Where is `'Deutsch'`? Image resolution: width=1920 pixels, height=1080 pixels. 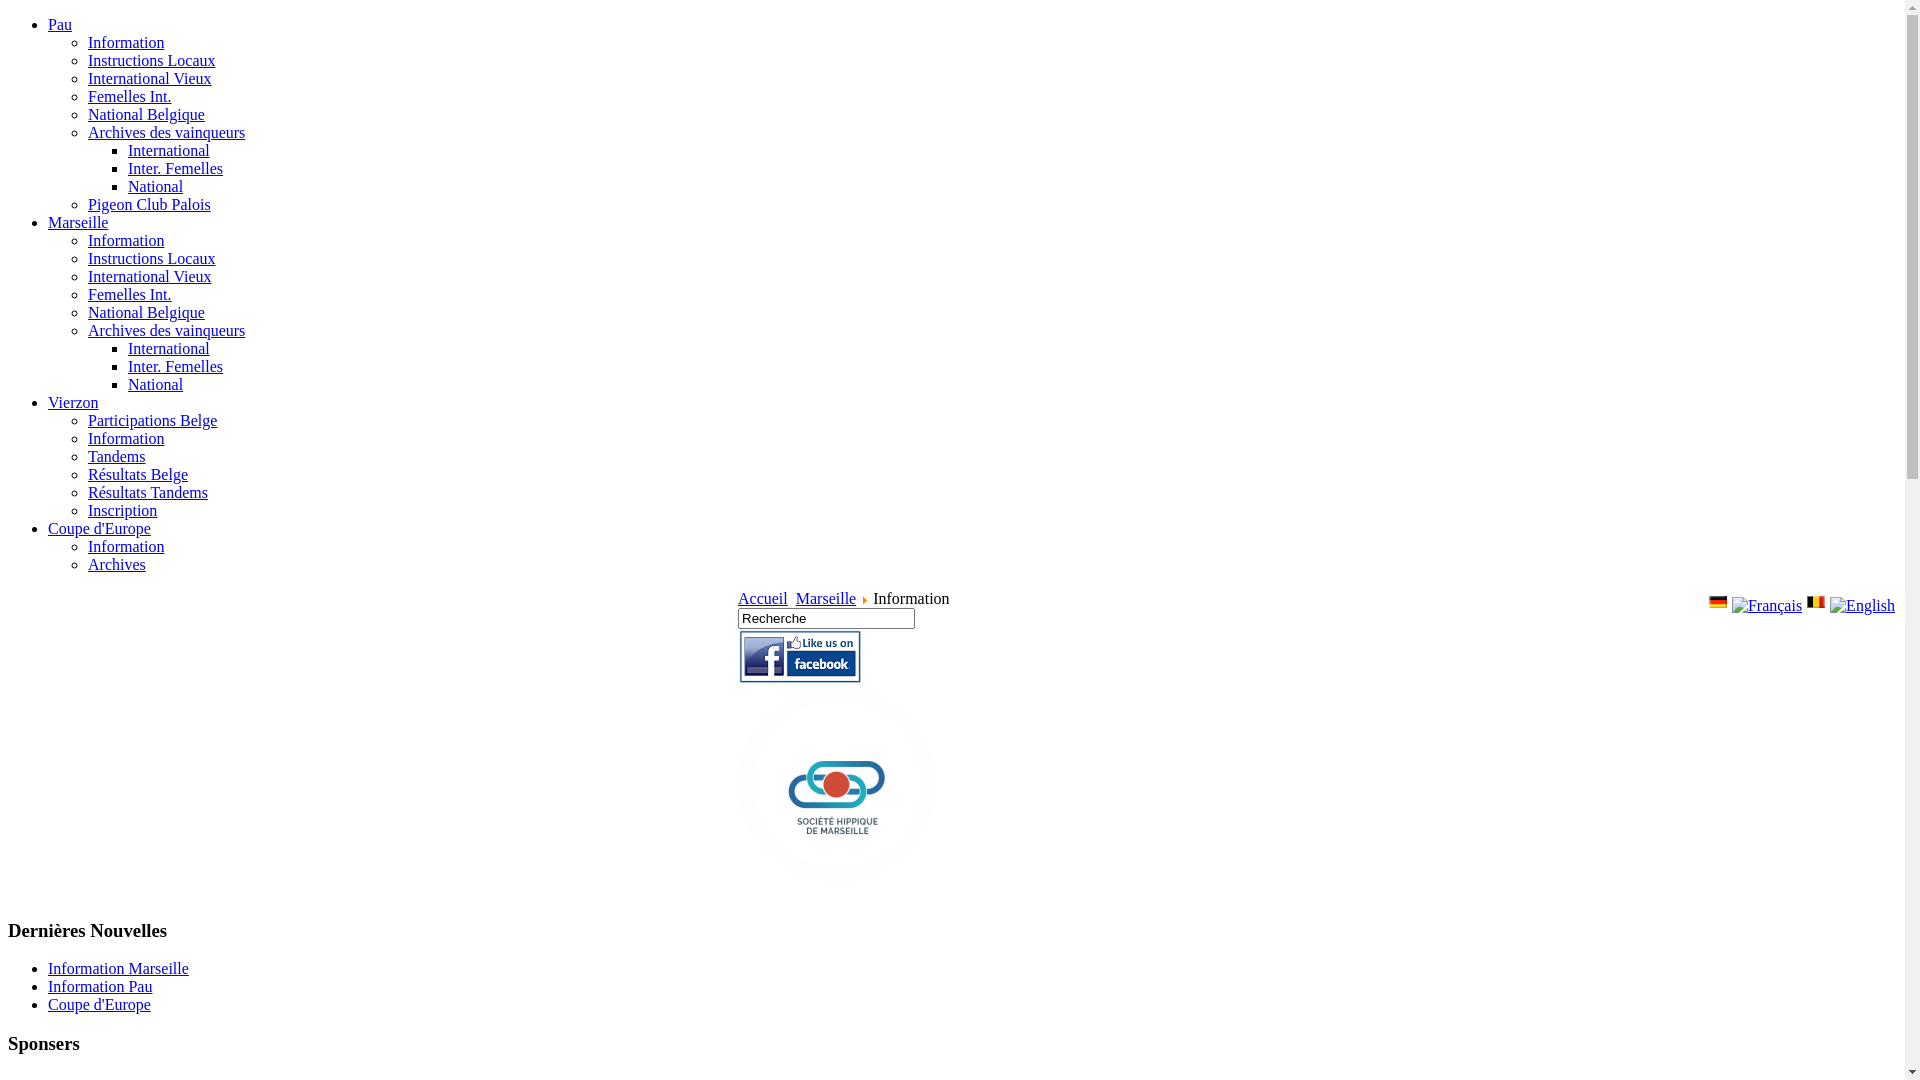
'Deutsch' is located at coordinates (1717, 600).